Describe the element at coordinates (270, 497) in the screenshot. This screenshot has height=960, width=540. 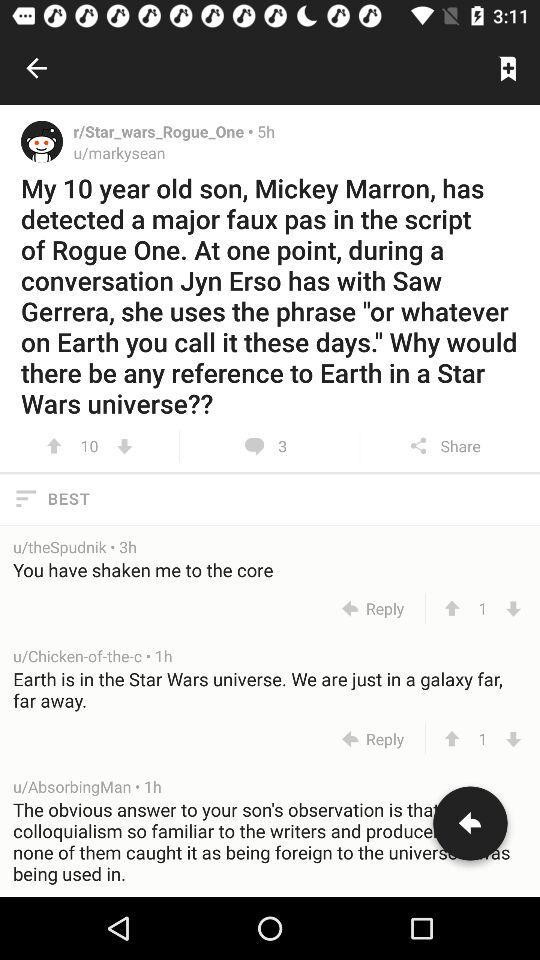
I see `best` at that location.